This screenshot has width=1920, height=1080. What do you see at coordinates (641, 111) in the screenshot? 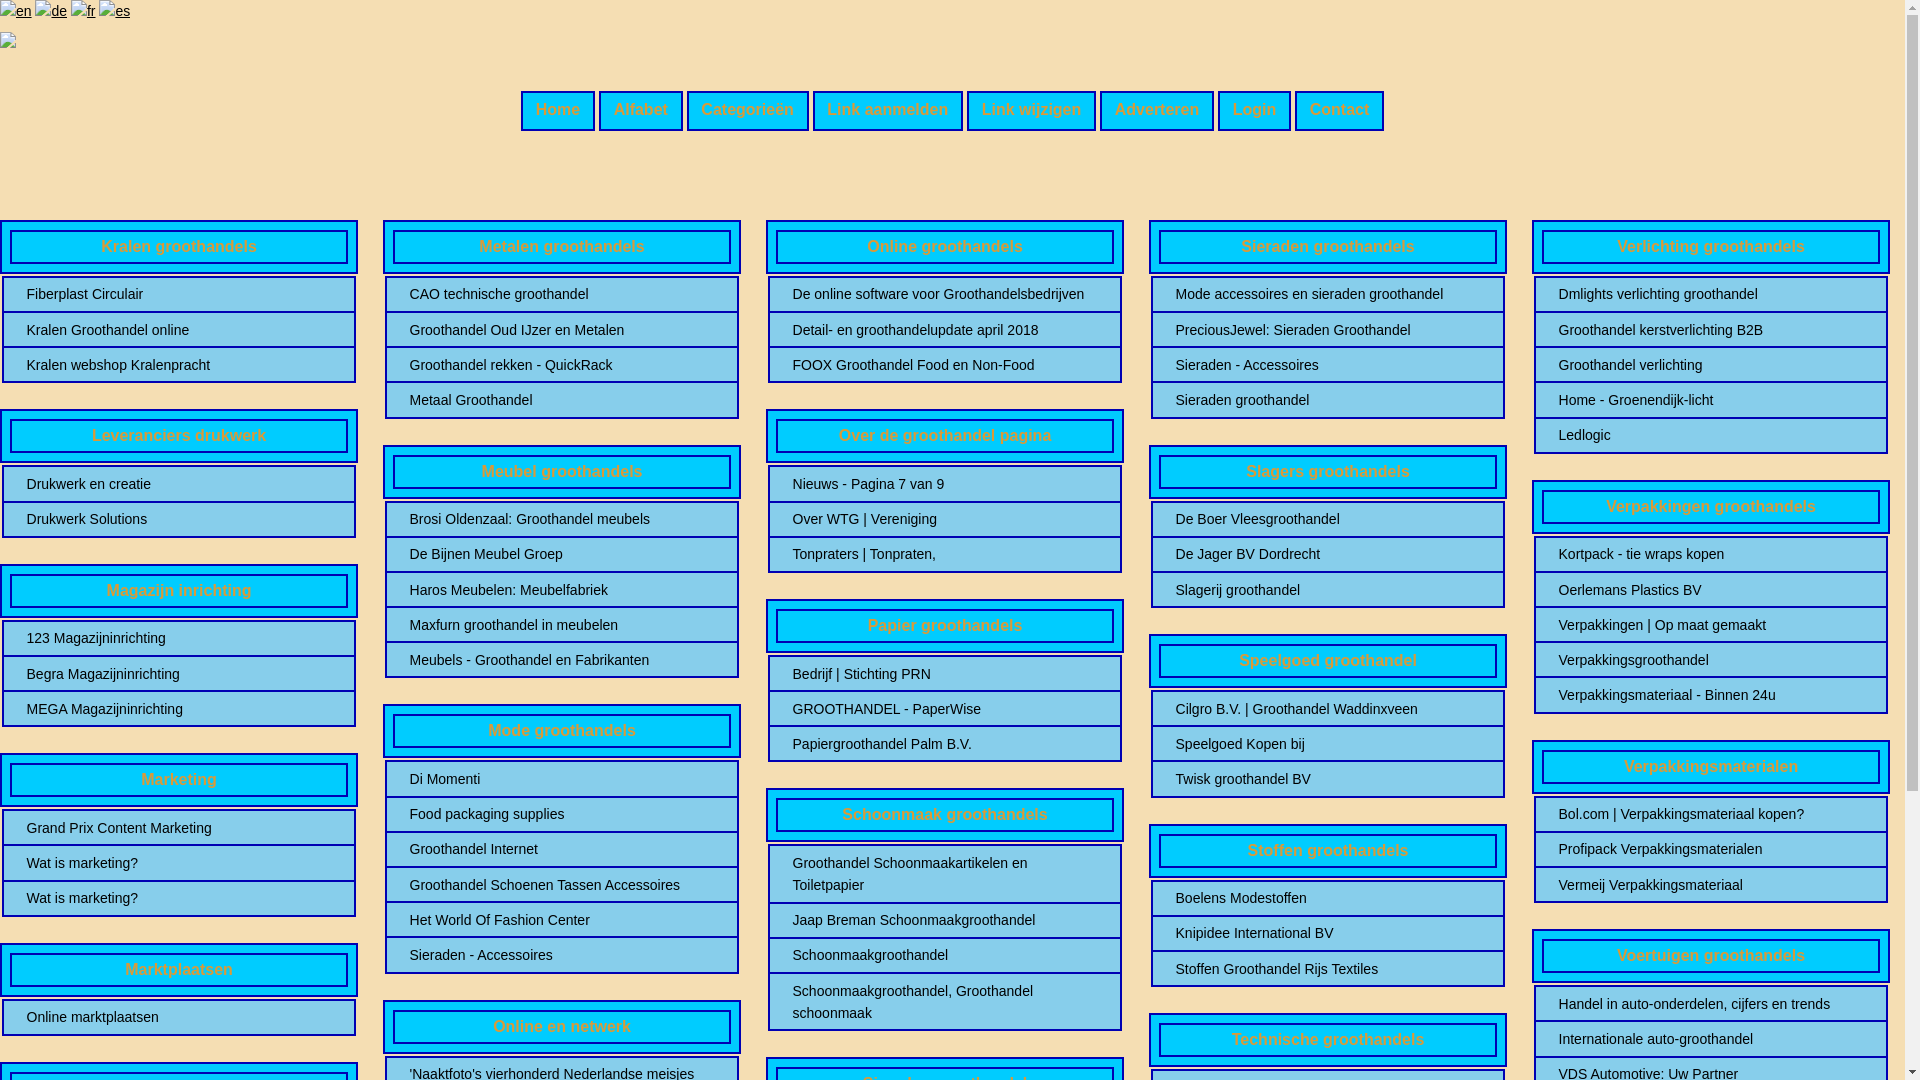
I see `'Alfabet'` at bounding box center [641, 111].